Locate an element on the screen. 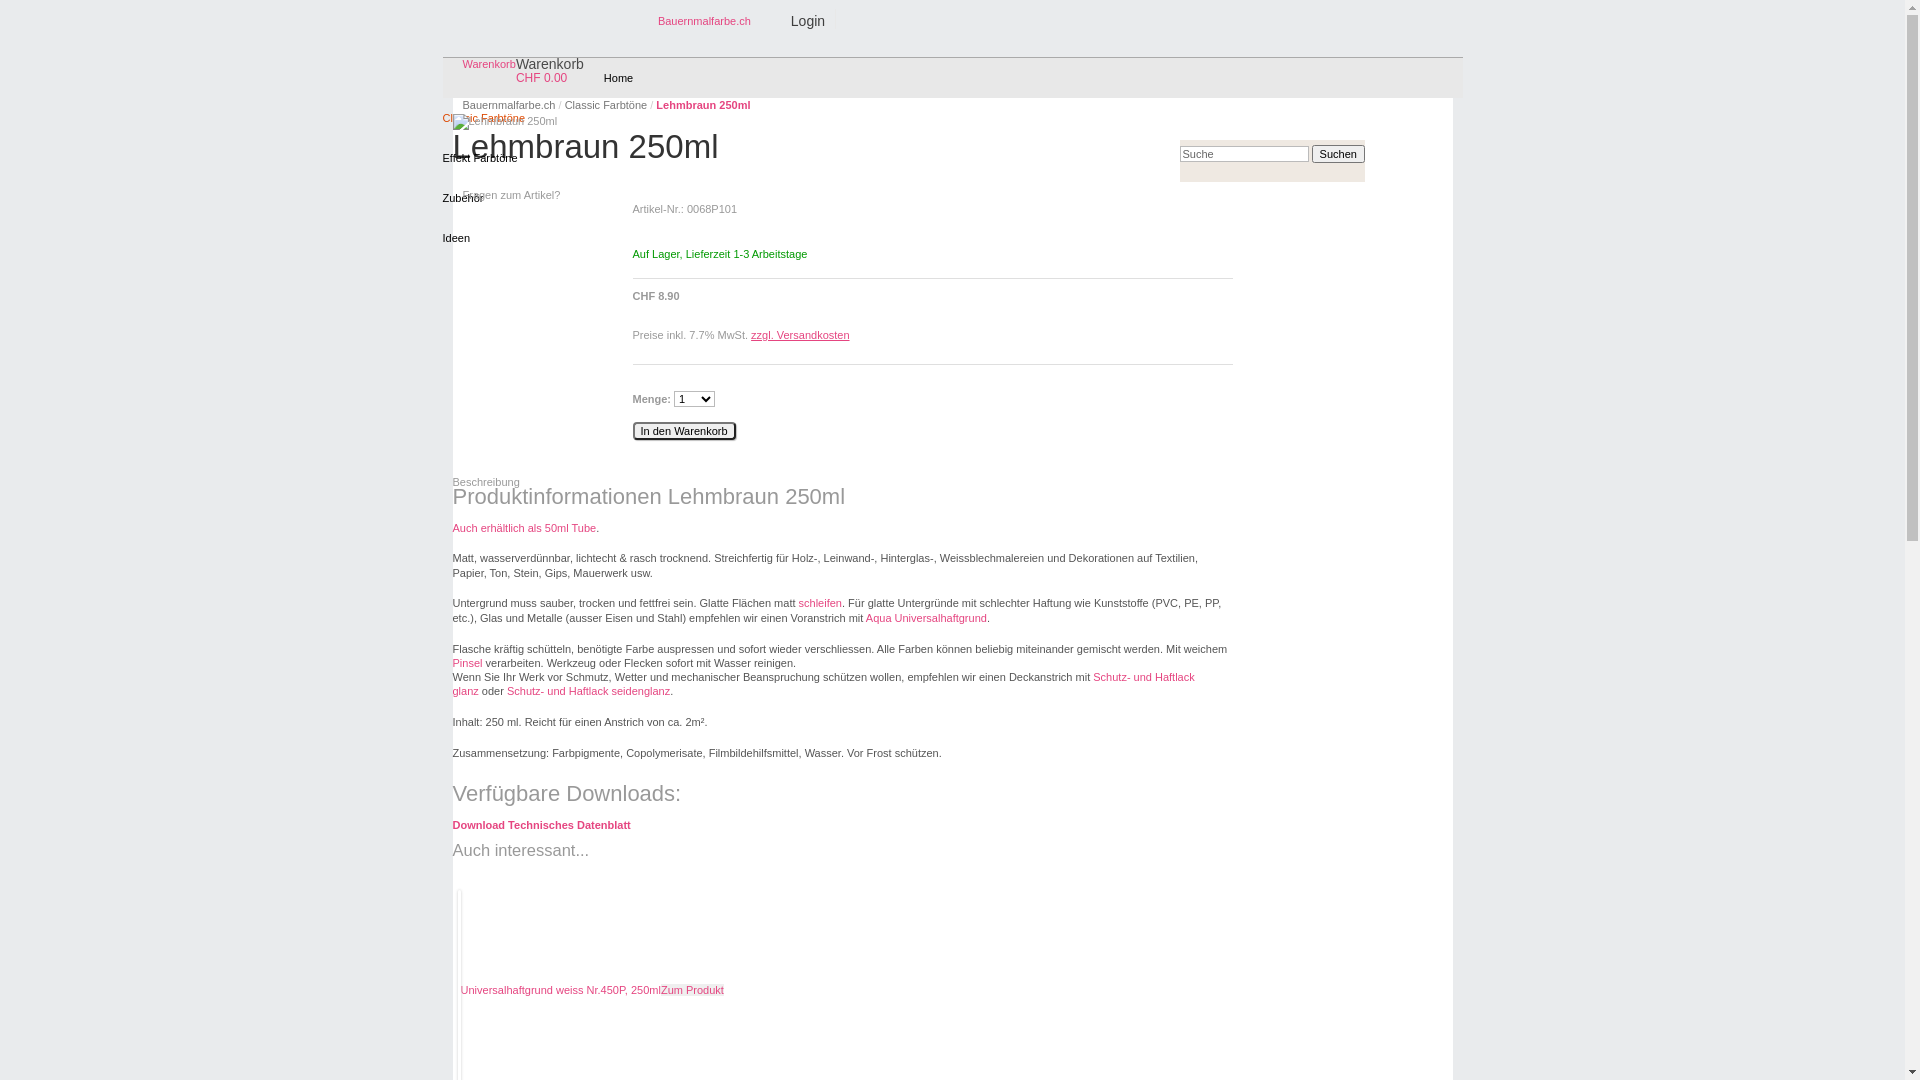  'Lehmbraun 250ml in den Warenkorb' is located at coordinates (683, 430).